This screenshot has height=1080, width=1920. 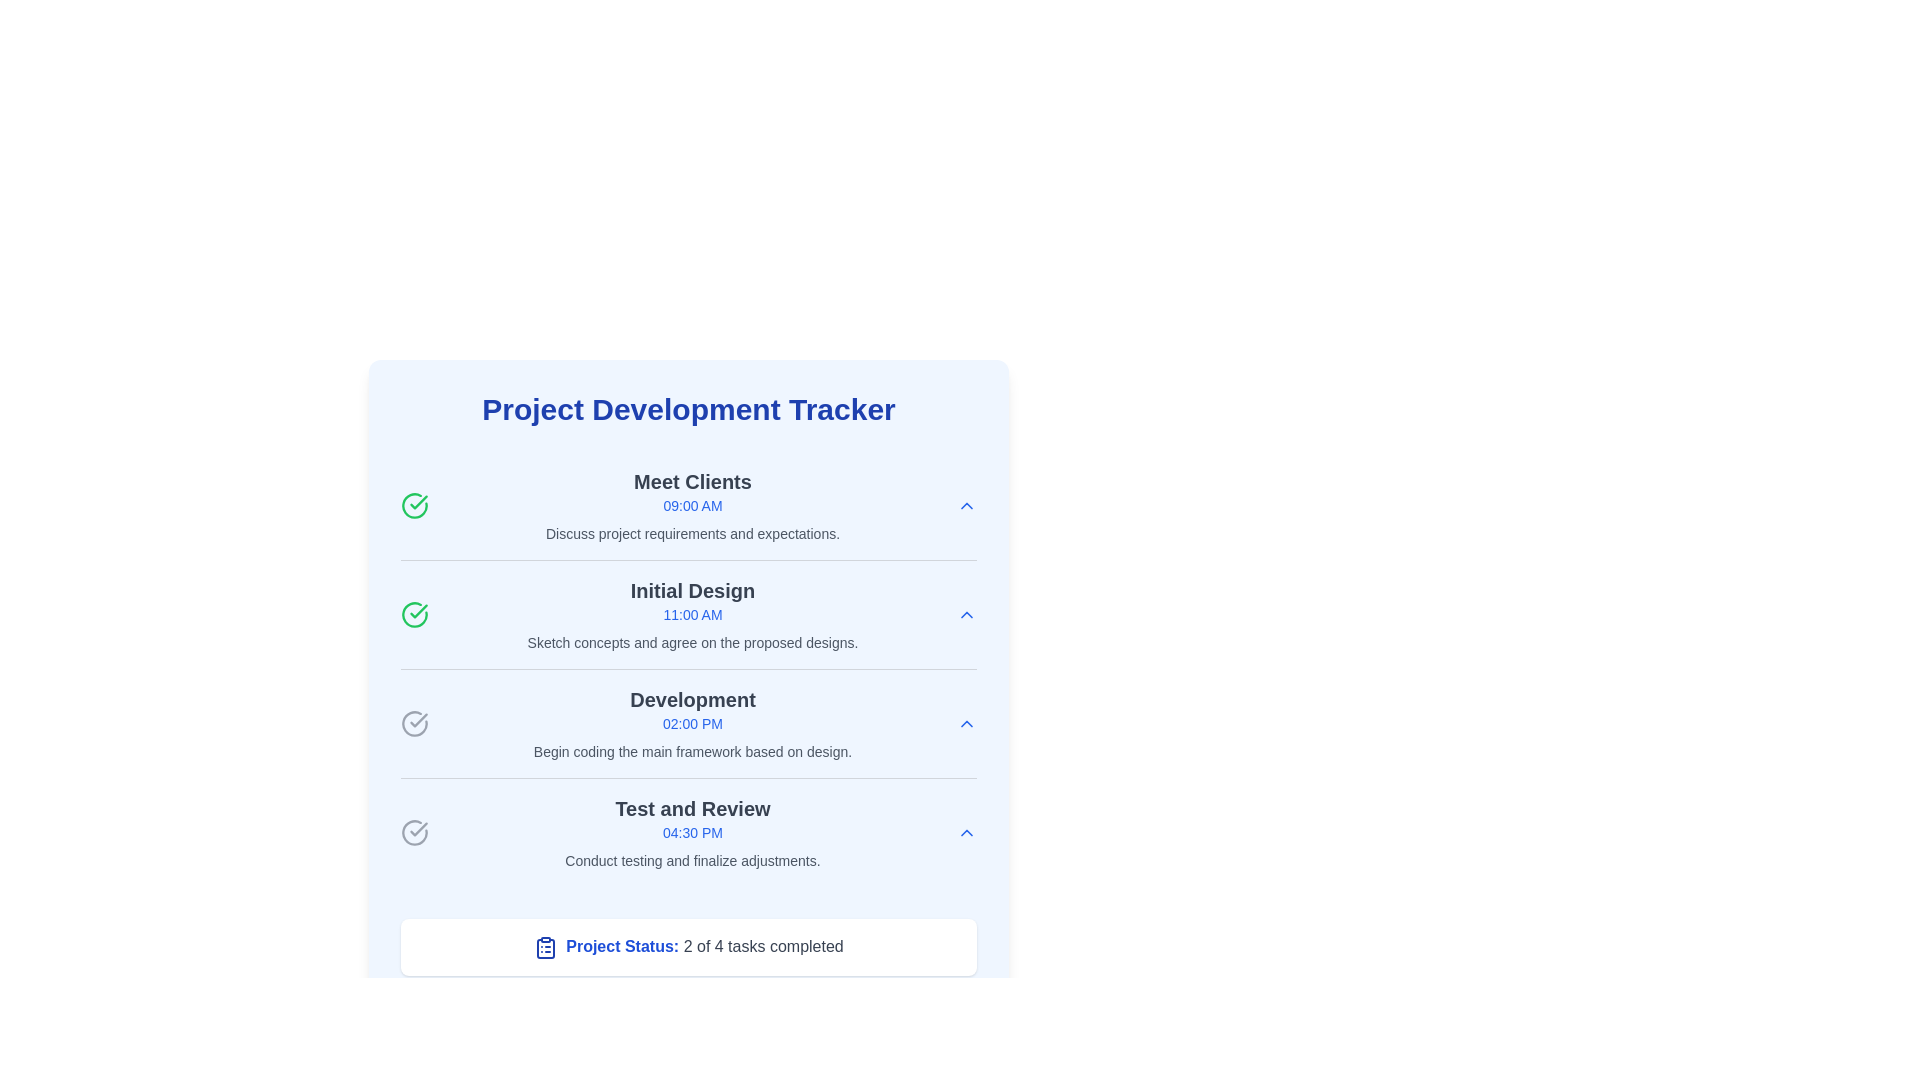 I want to click on the task item titled 'Meet Clients', so click(x=692, y=504).